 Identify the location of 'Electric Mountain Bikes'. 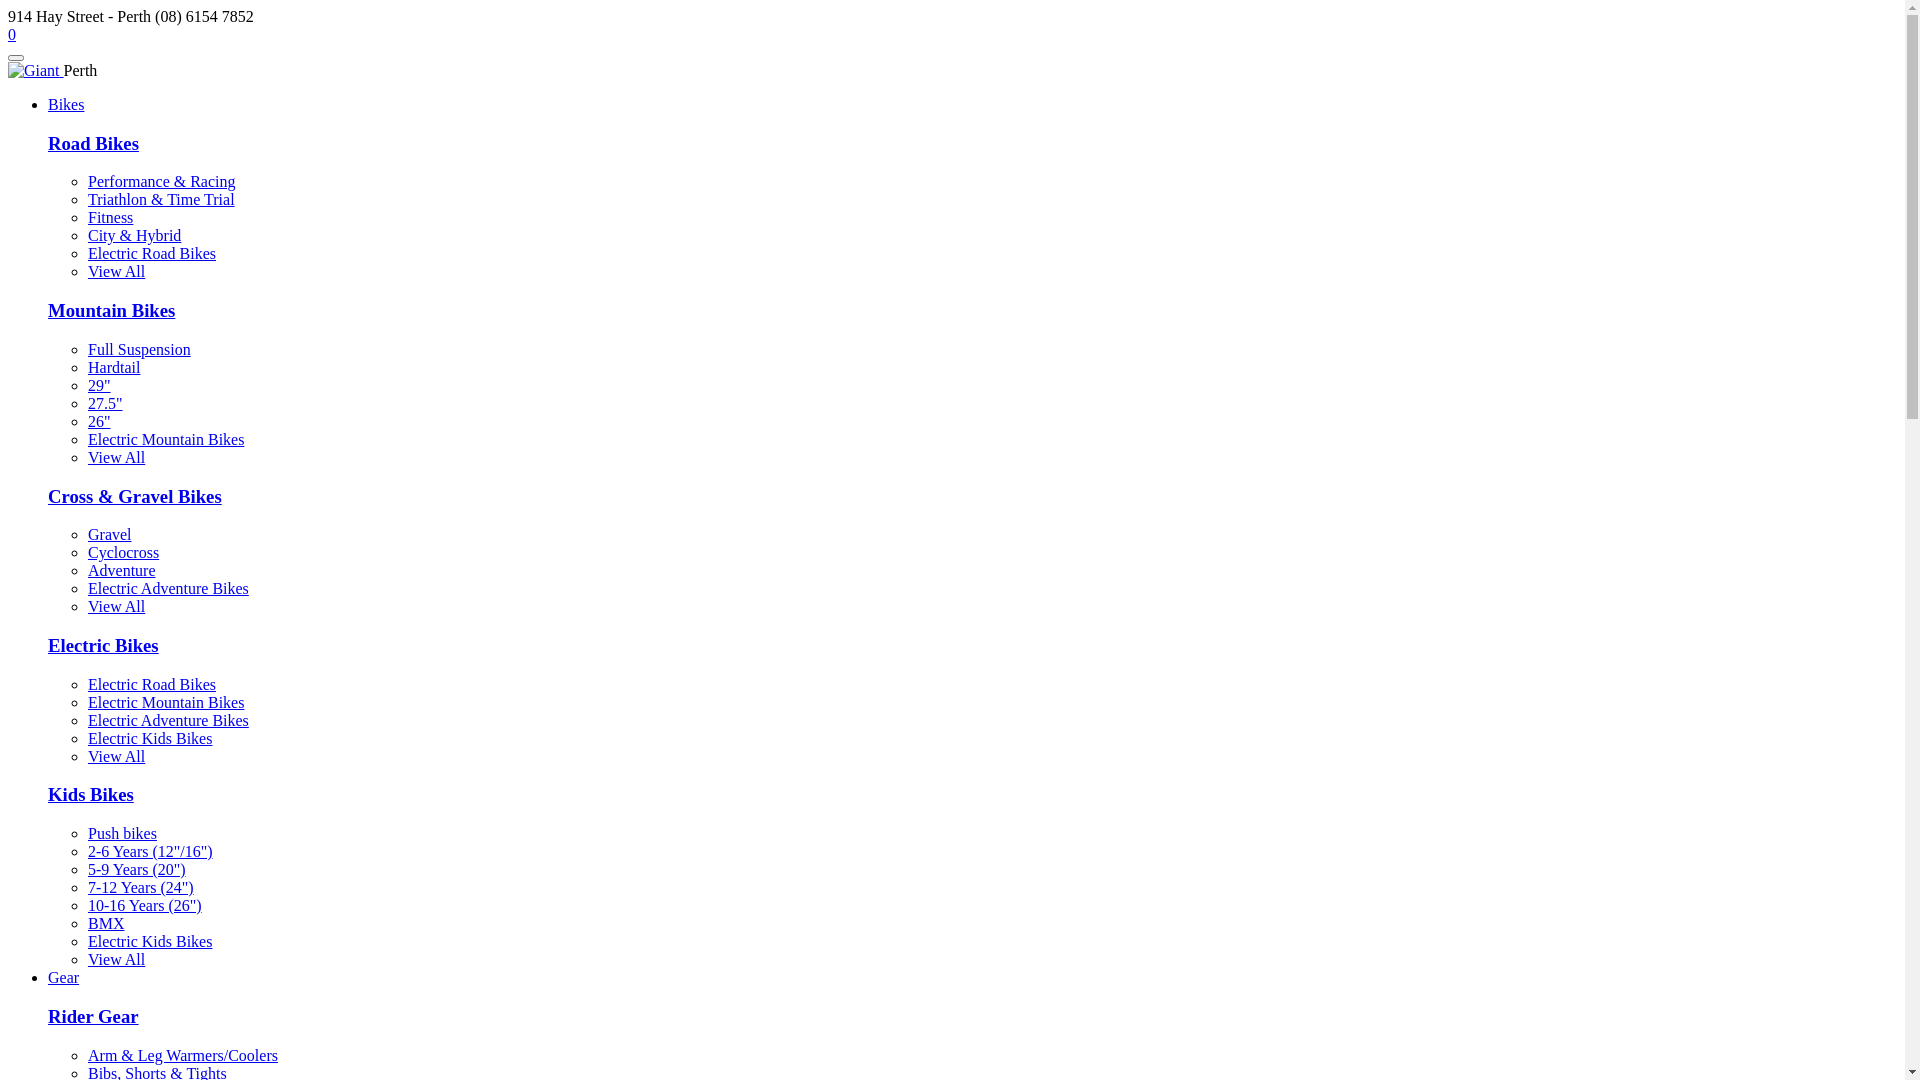
(166, 438).